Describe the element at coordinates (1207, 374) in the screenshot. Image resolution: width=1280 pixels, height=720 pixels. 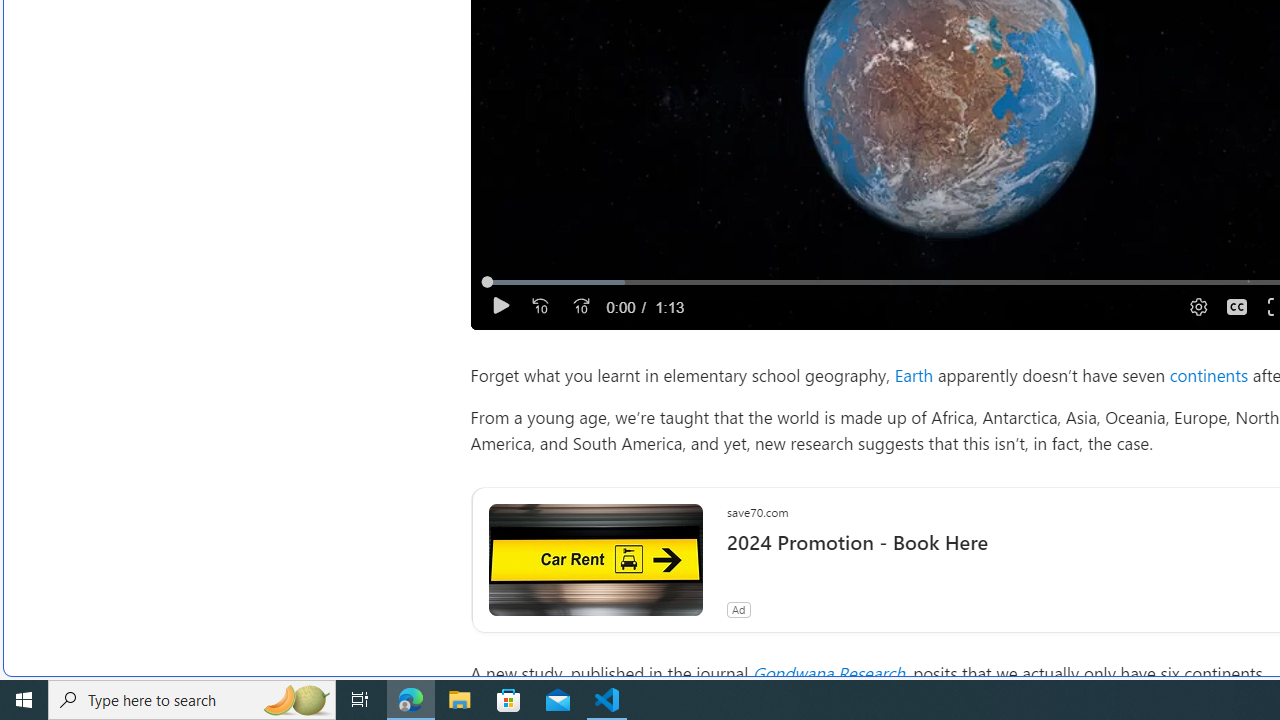
I see `'continents'` at that location.